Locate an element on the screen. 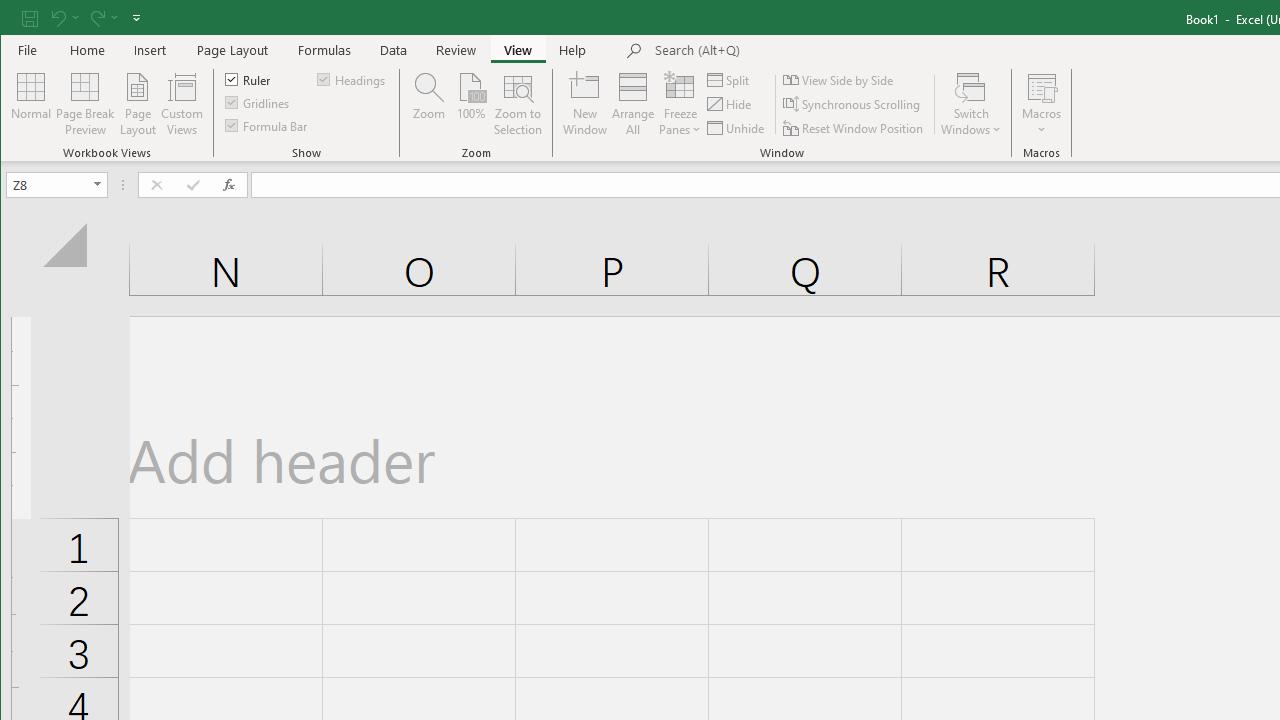  'View' is located at coordinates (518, 49).